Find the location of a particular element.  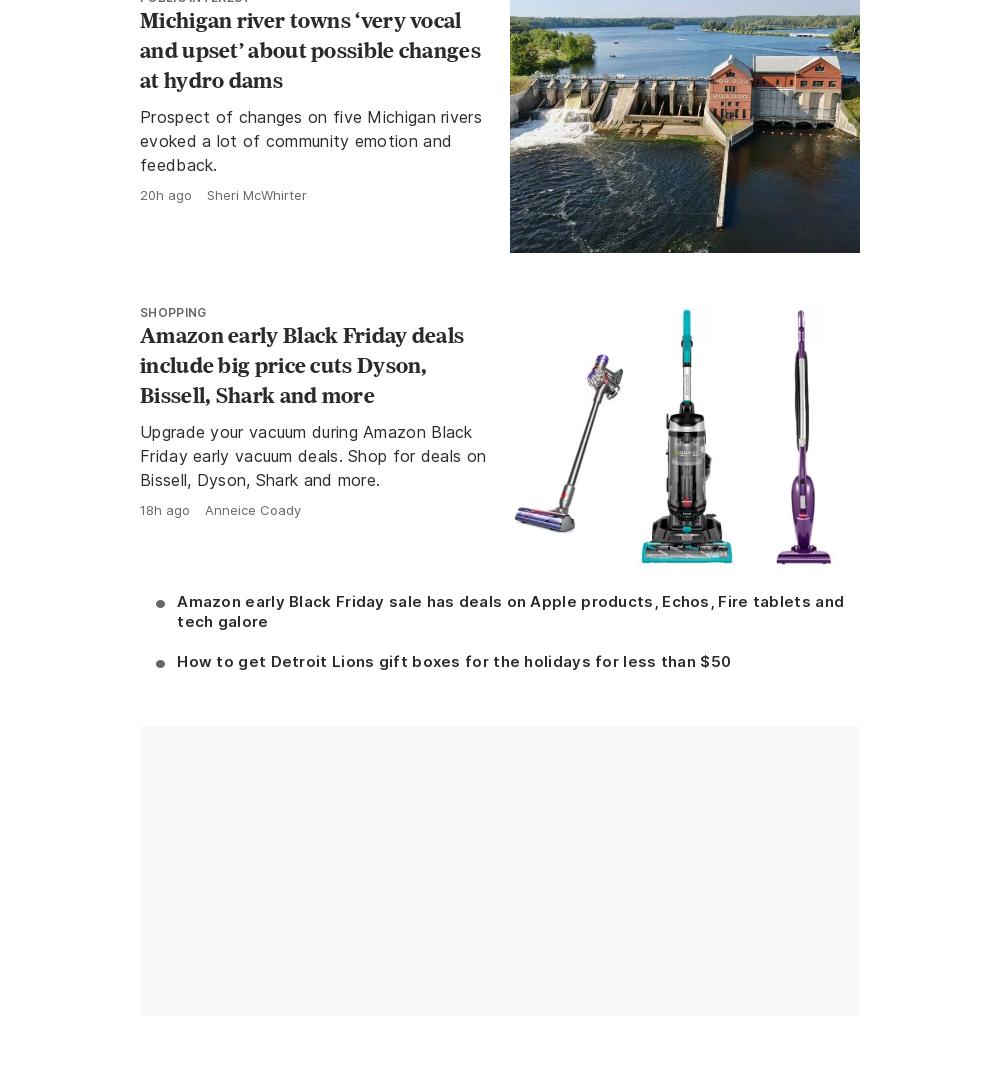

'Amazon early Black Friday deals include big price cuts Dyson, Bissell, Shark and more' is located at coordinates (302, 364).